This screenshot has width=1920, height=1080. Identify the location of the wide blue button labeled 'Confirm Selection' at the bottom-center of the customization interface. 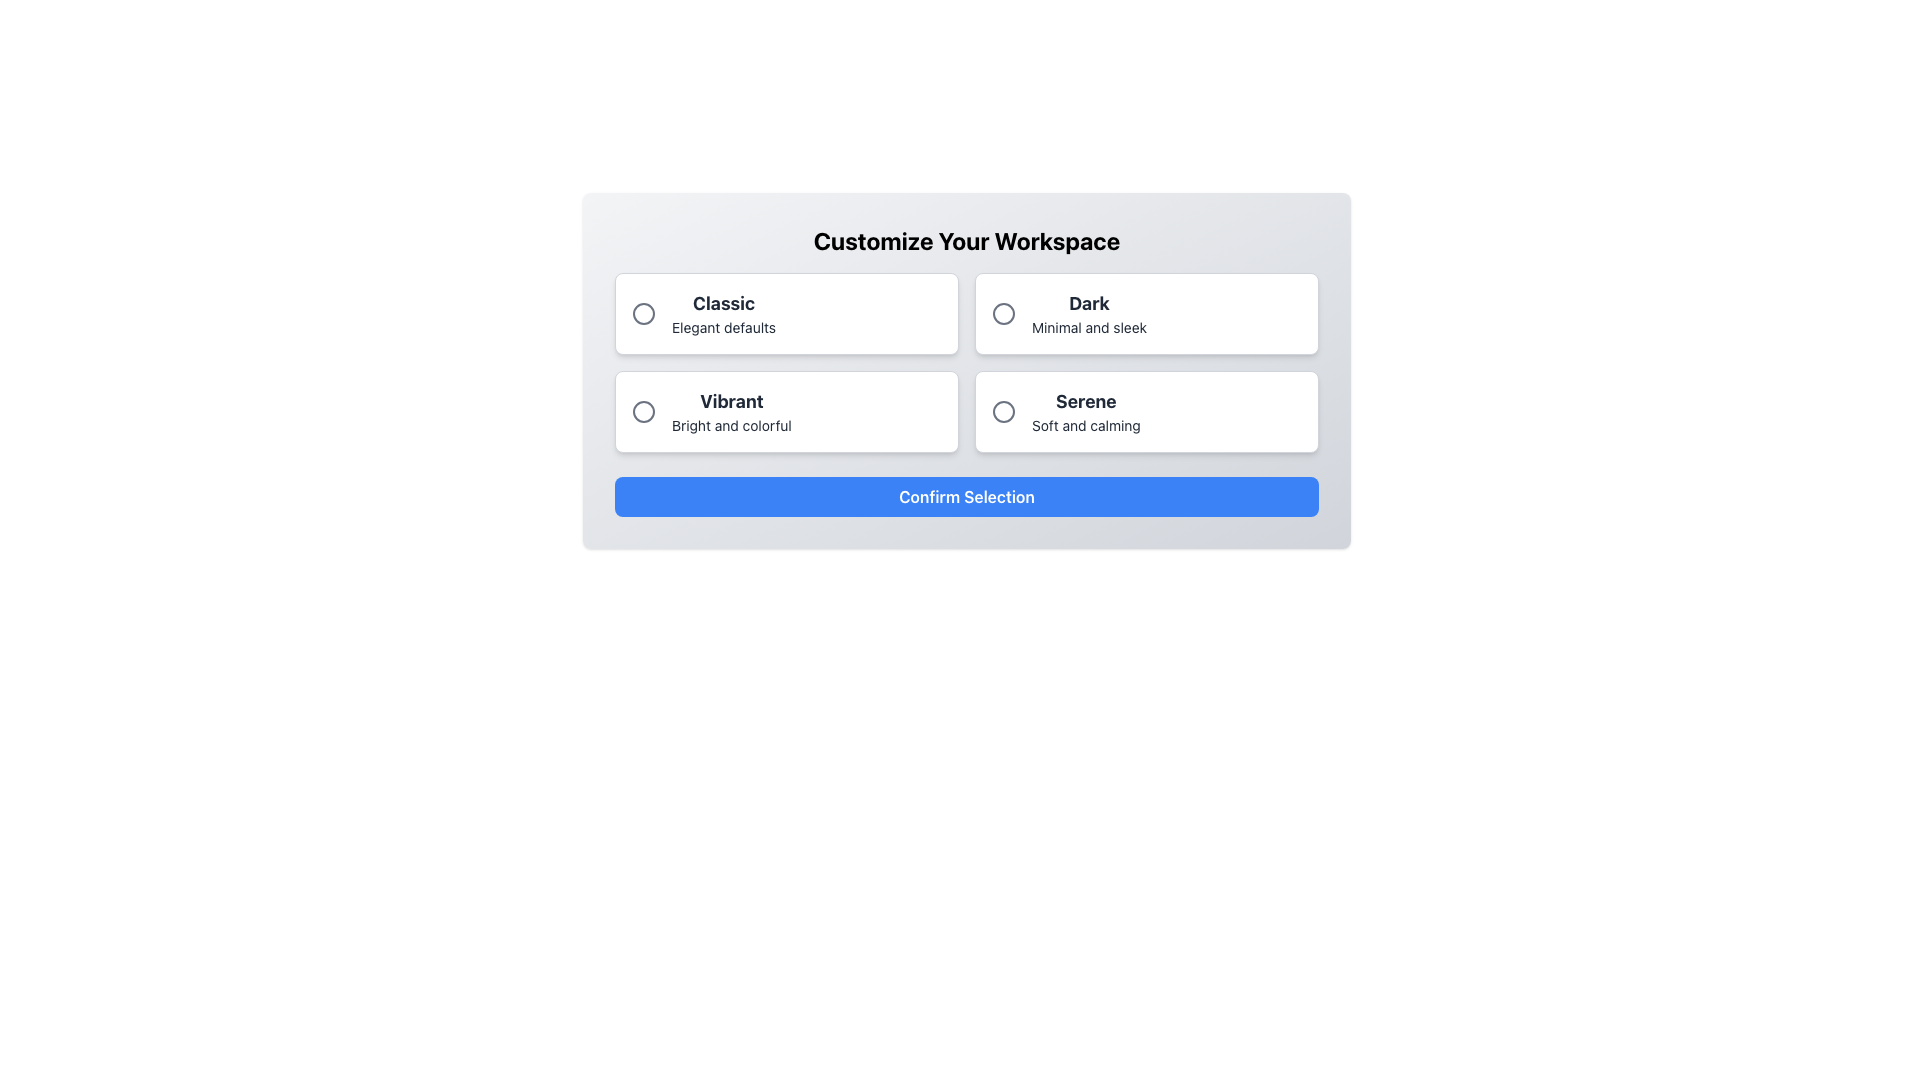
(966, 496).